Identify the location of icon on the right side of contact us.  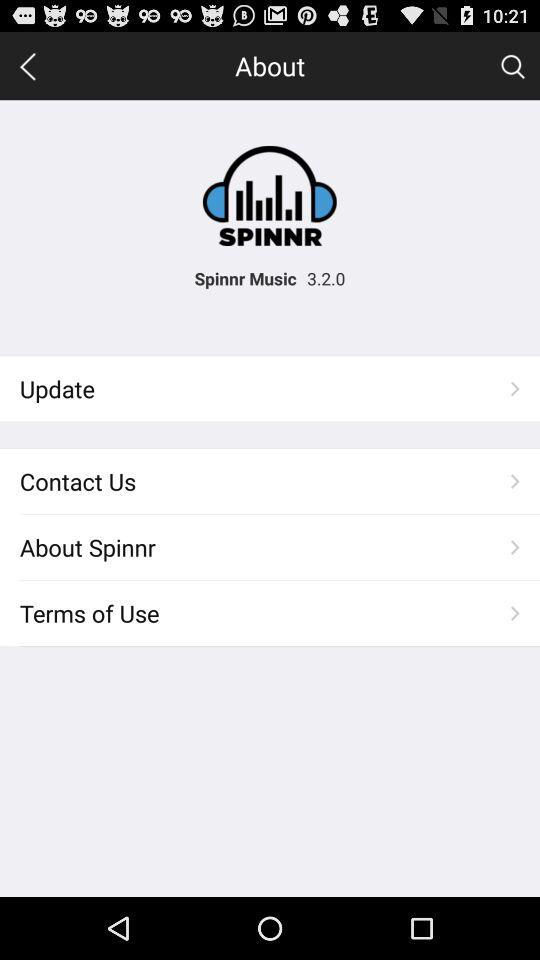
(515, 480).